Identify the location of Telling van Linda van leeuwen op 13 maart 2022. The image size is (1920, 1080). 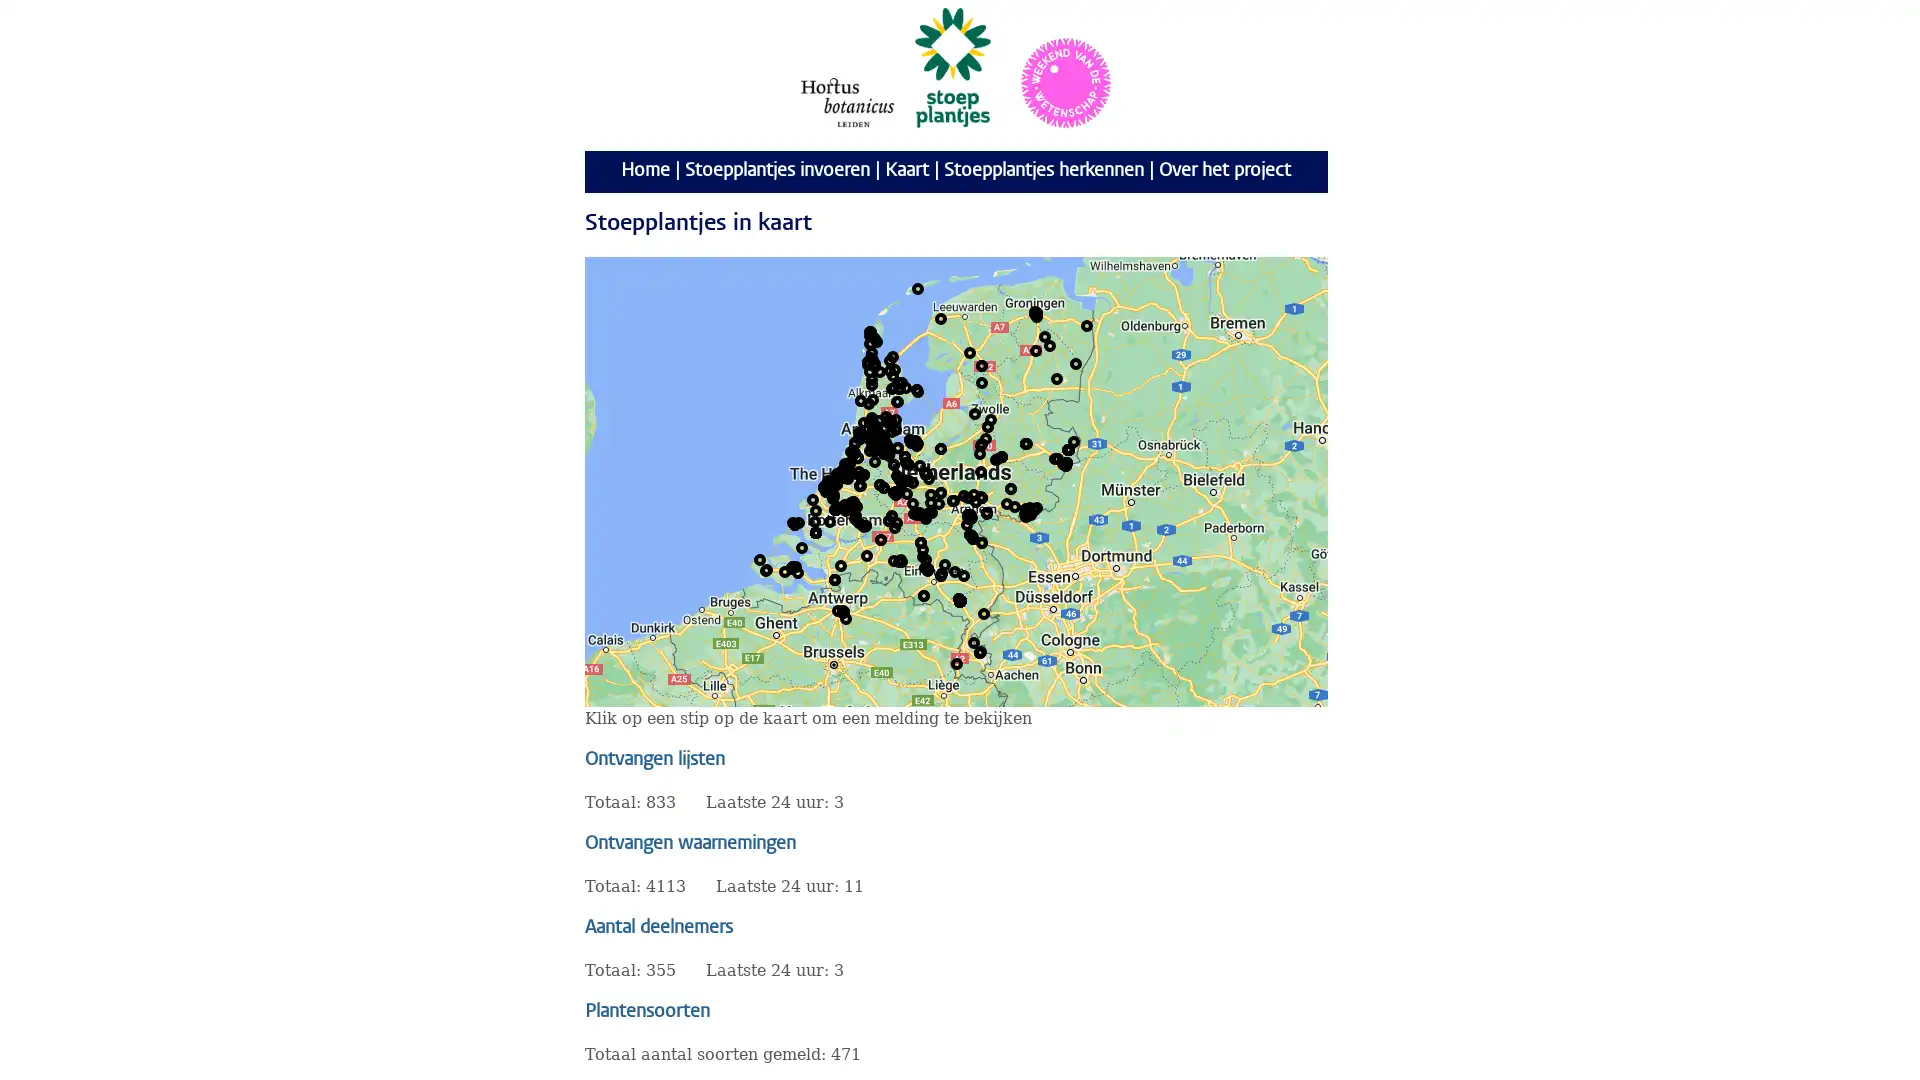
(833, 494).